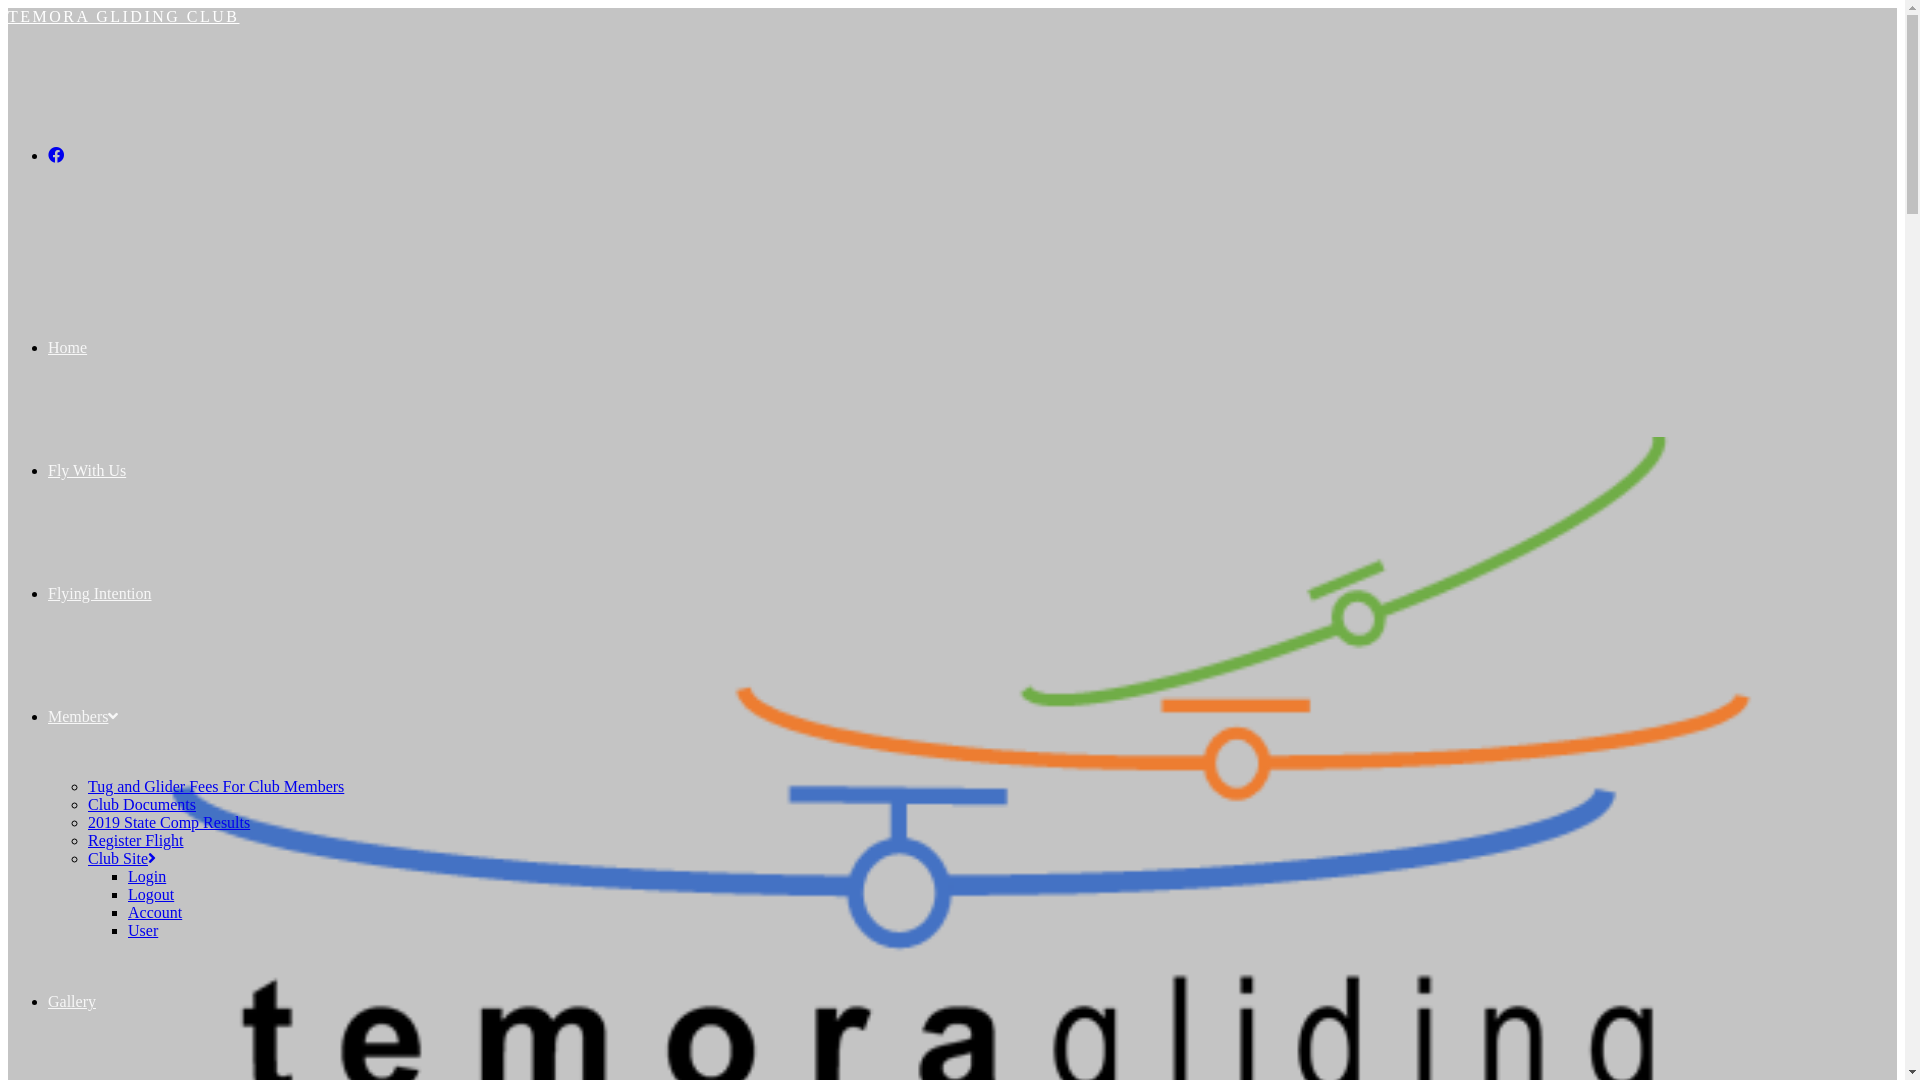 The height and width of the screenshot is (1080, 1920). I want to click on 'Club Documents', so click(141, 803).